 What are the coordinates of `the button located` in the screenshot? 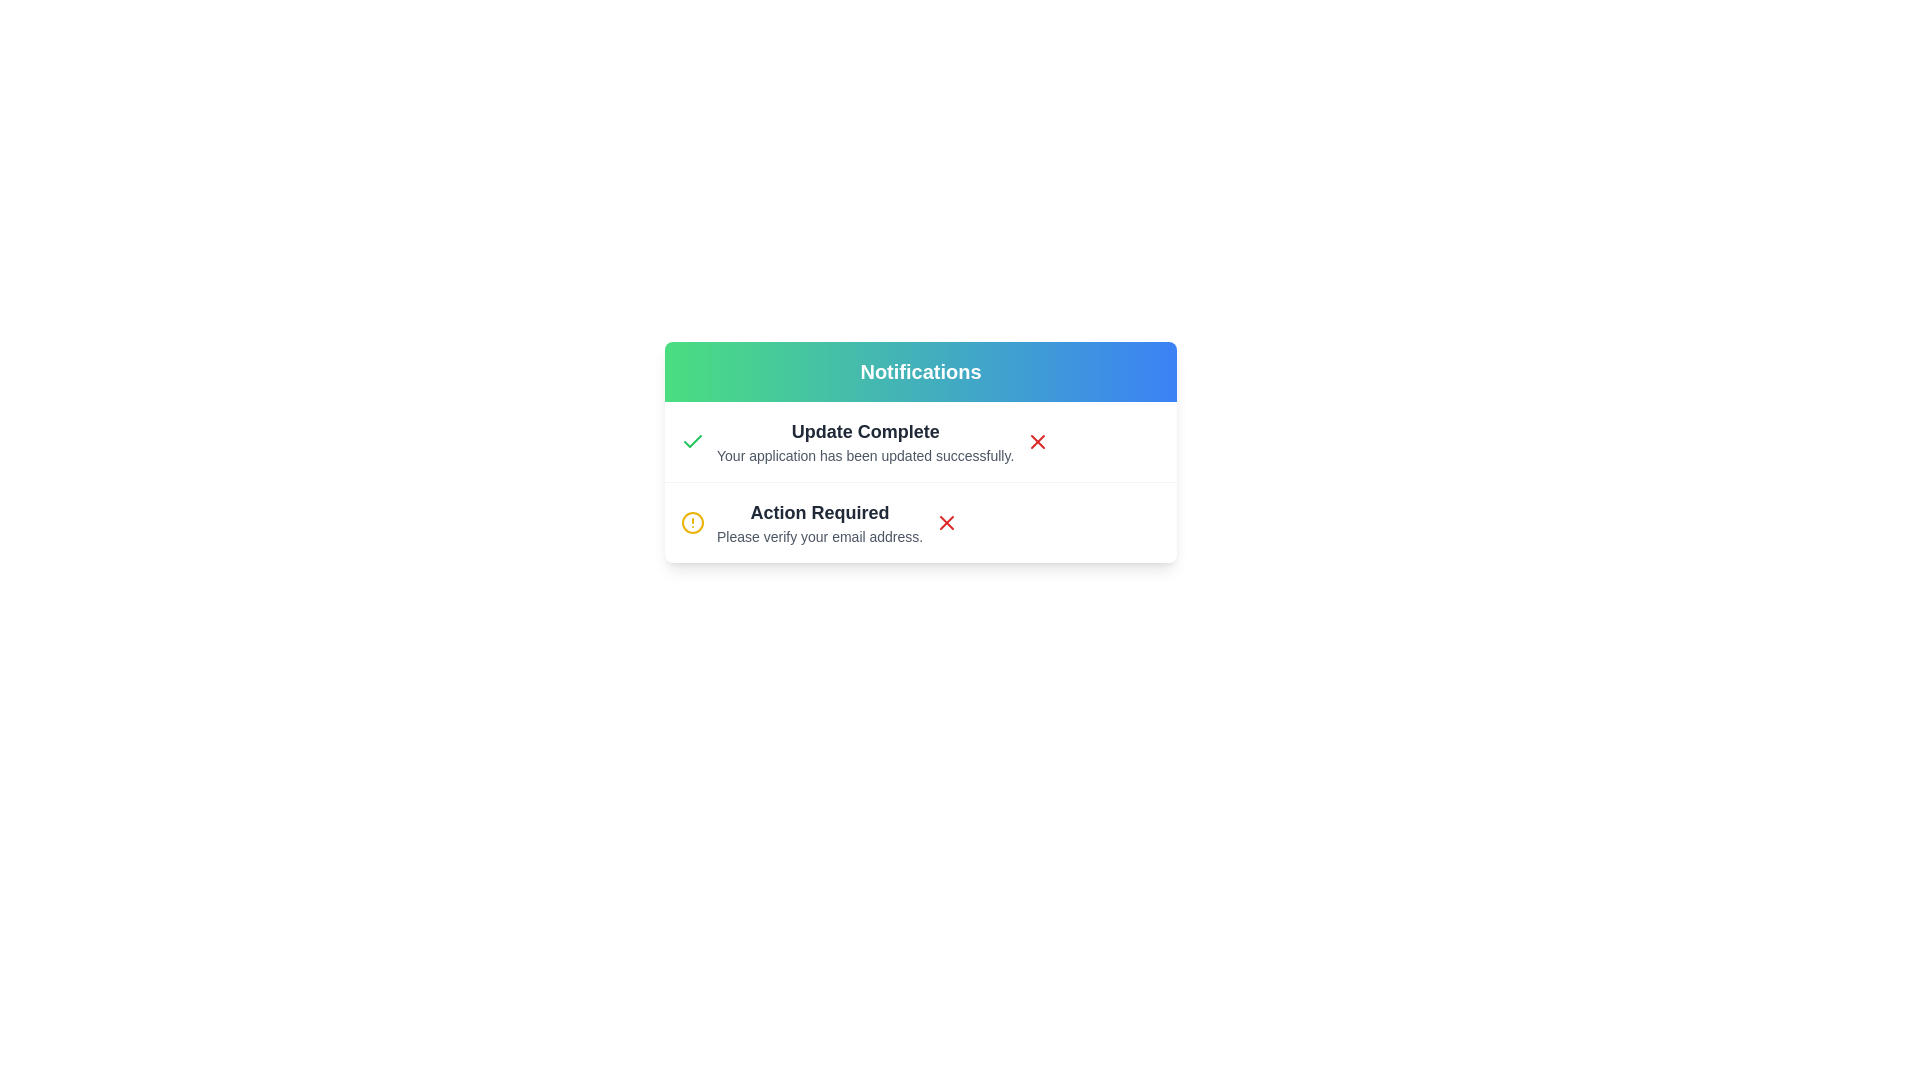 It's located at (946, 522).